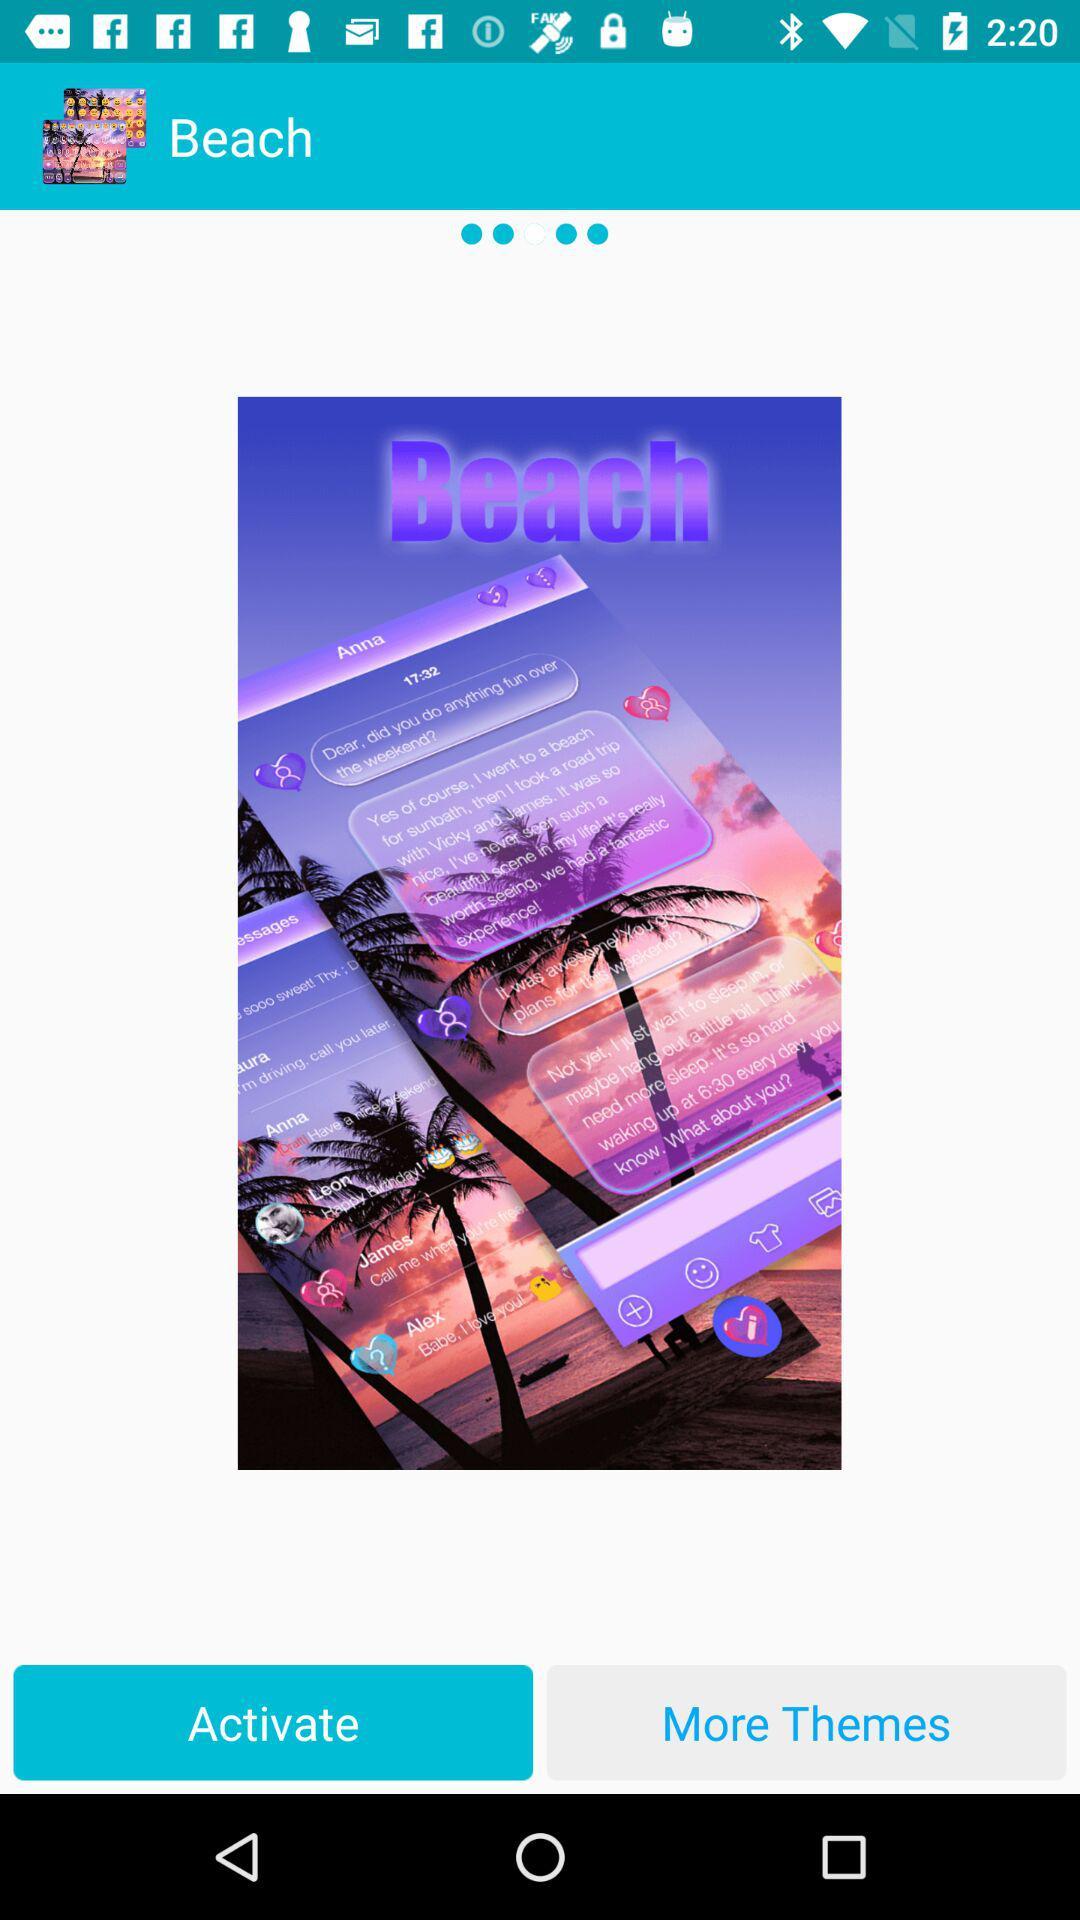 Image resolution: width=1080 pixels, height=1920 pixels. Describe the element at coordinates (805, 1721) in the screenshot. I see `more themes item` at that location.